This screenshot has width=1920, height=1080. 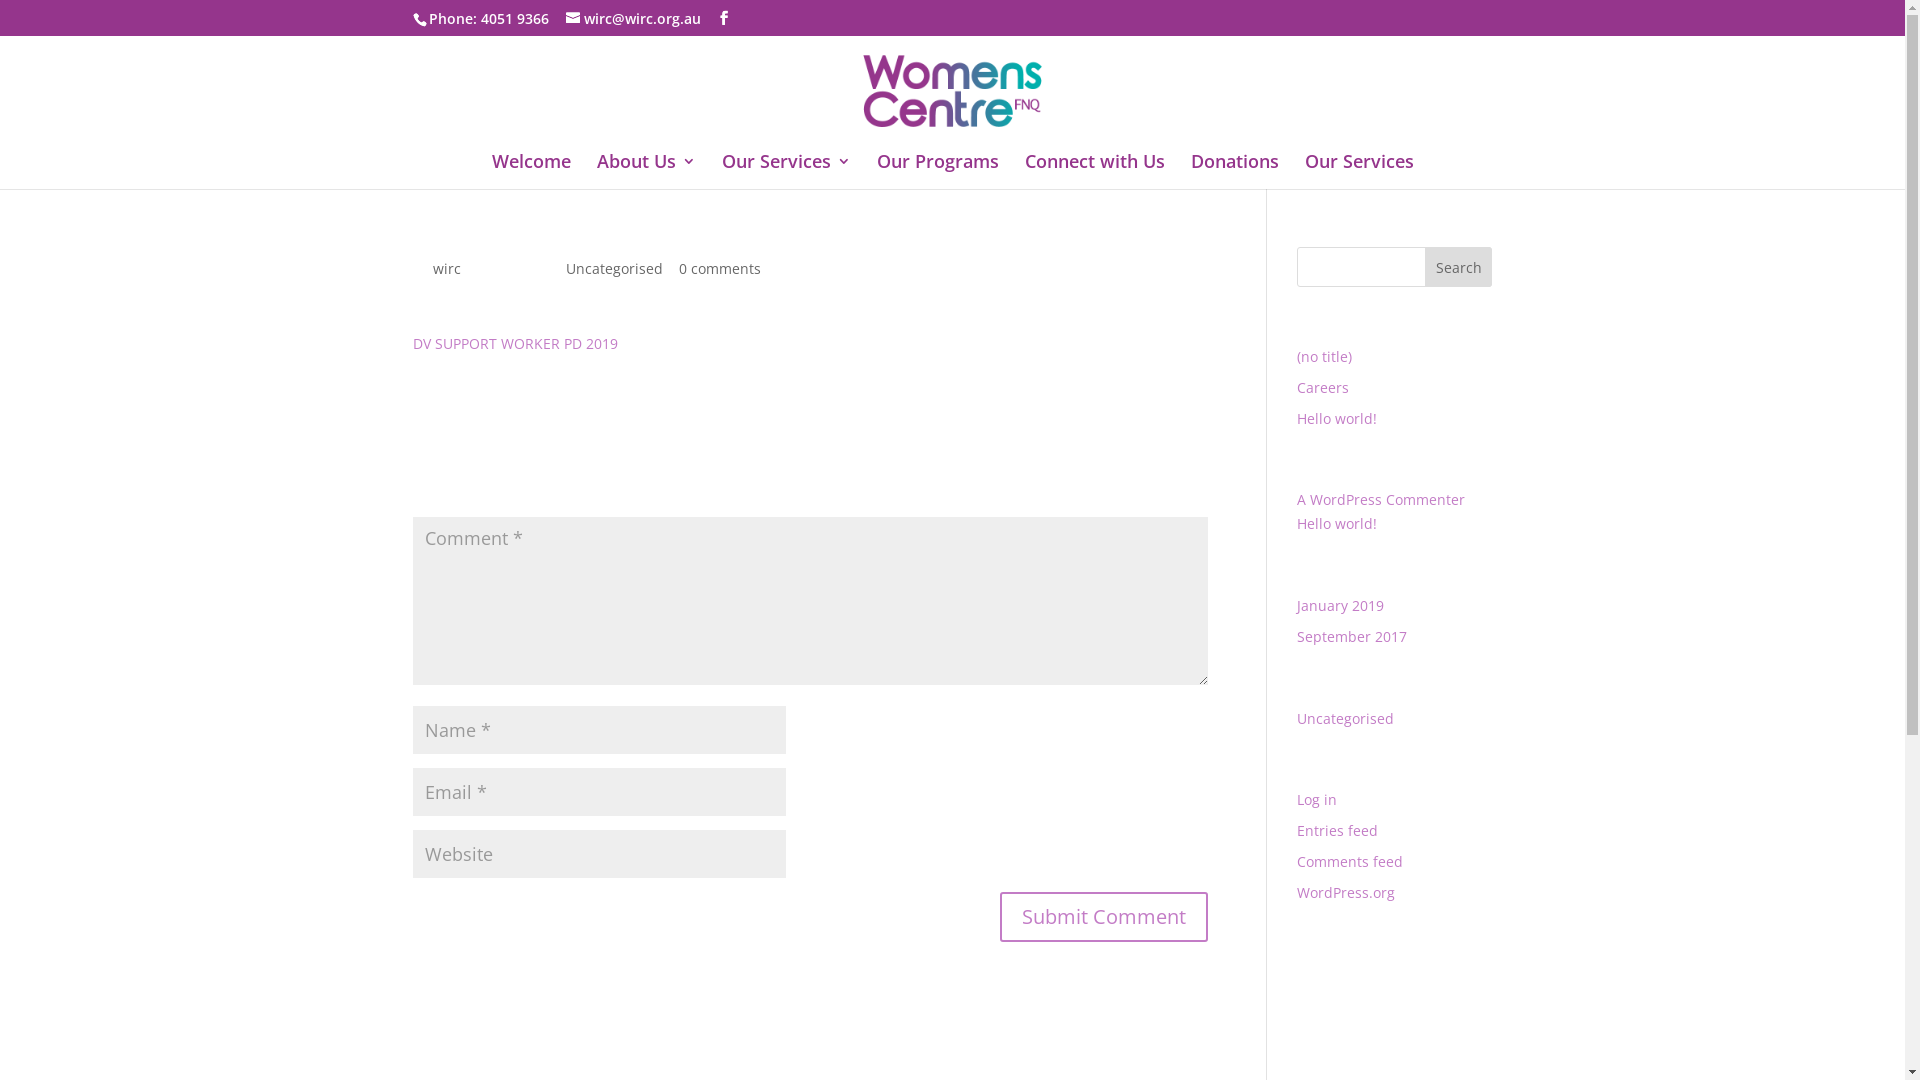 What do you see at coordinates (411, 342) in the screenshot?
I see `'DV SUPPORT WORKER PD 2019'` at bounding box center [411, 342].